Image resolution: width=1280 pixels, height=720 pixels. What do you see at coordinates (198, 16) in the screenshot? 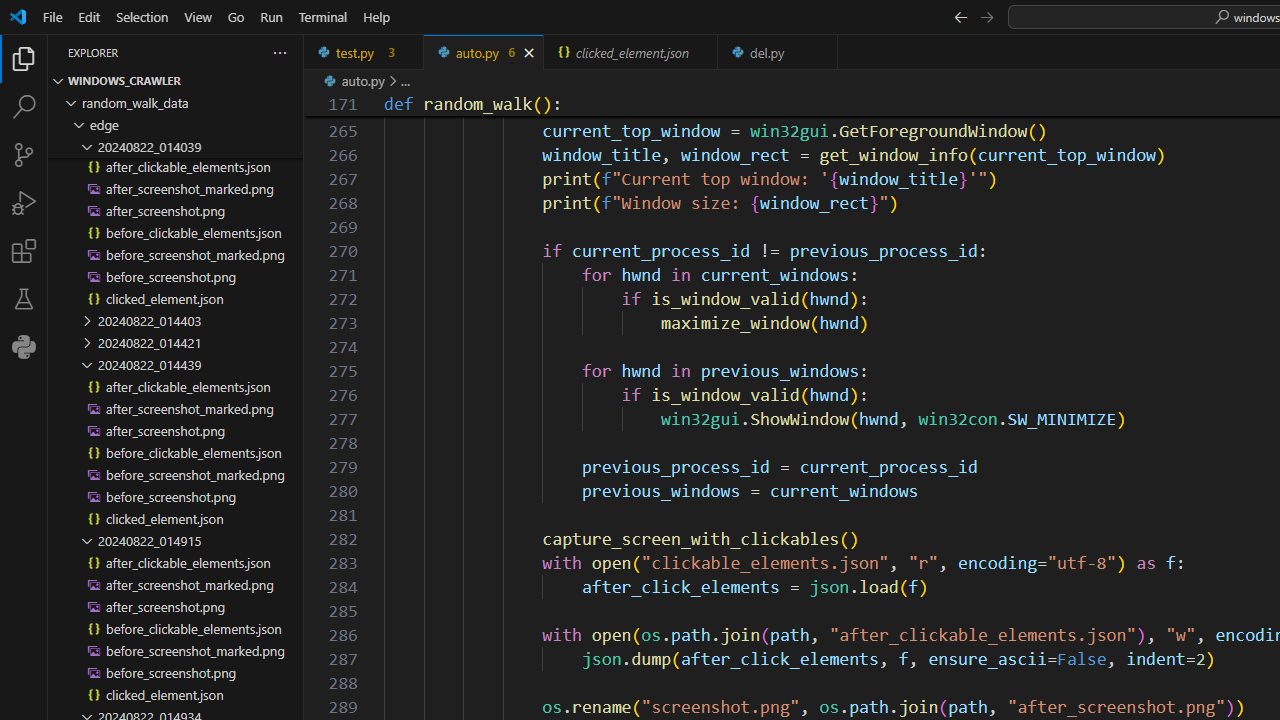
I see `'View'` at bounding box center [198, 16].